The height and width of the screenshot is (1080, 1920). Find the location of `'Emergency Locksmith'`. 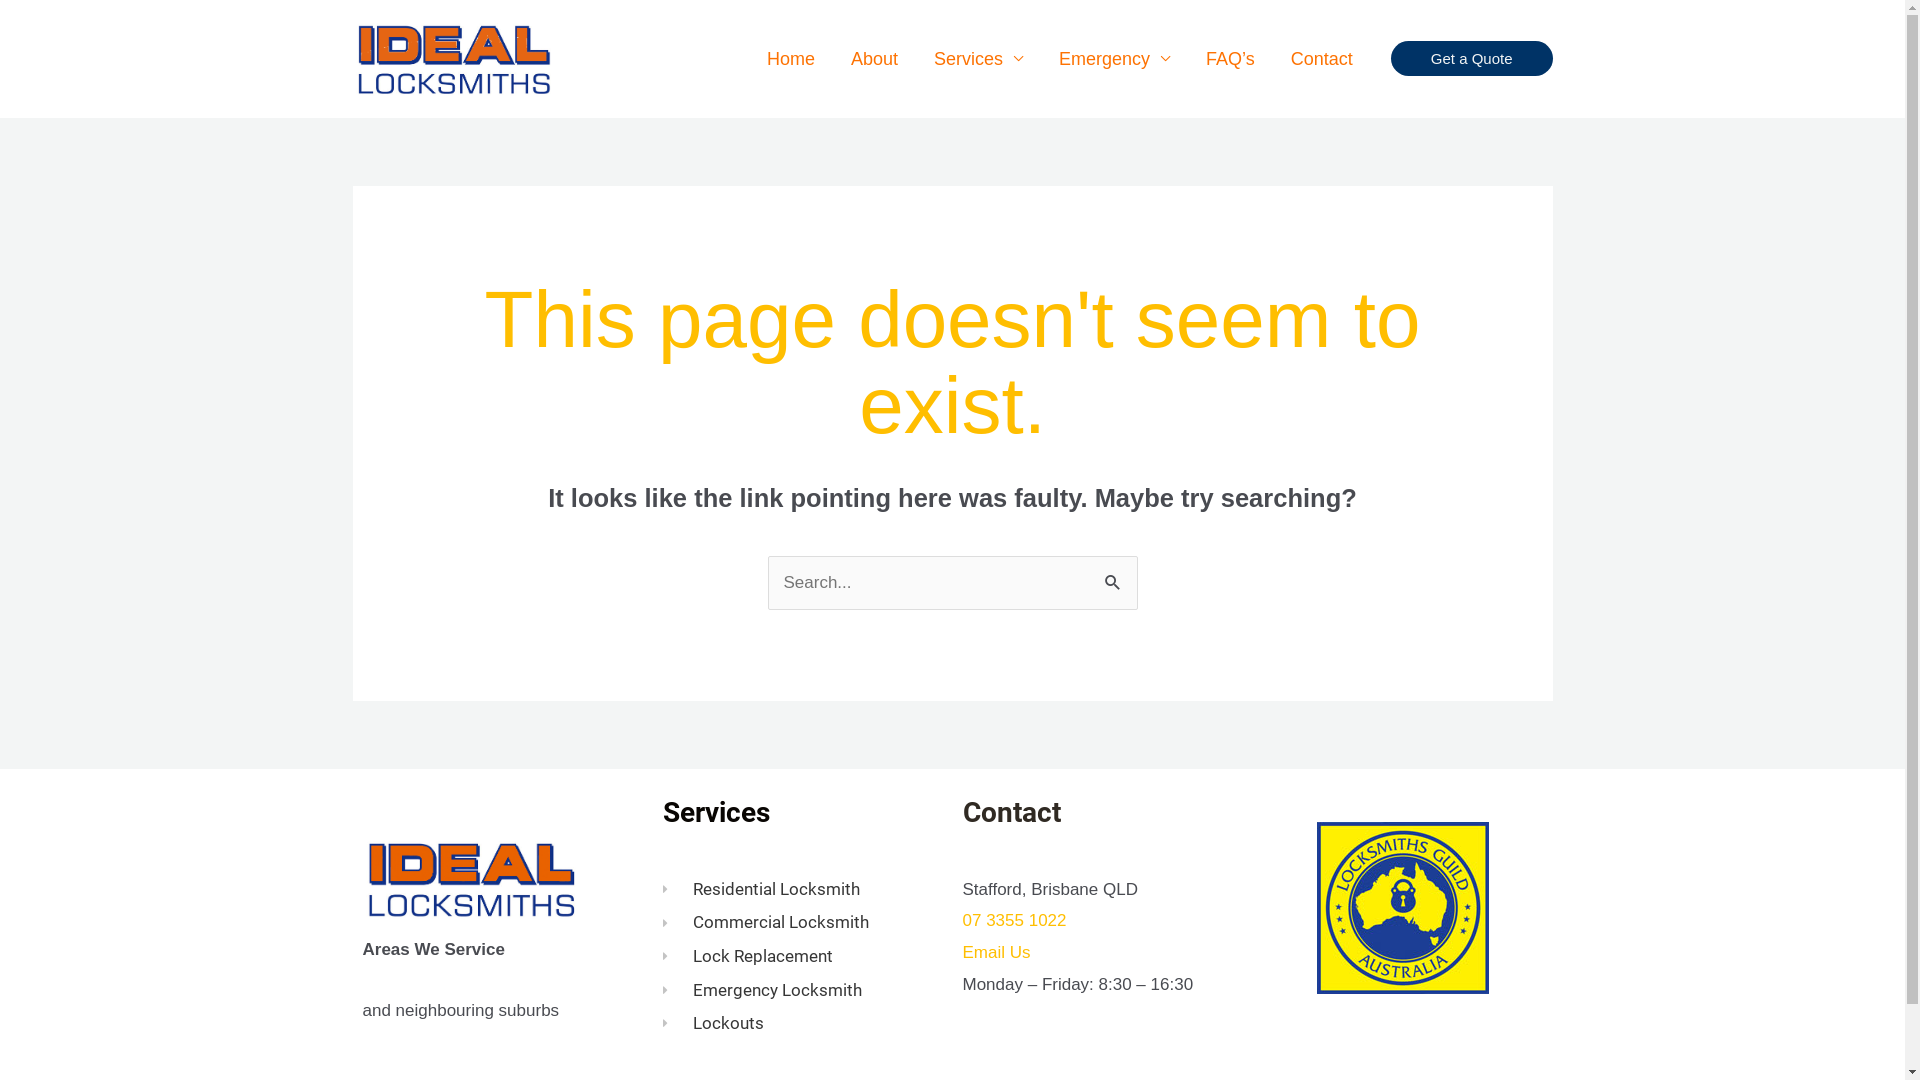

'Emergency Locksmith' is located at coordinates (801, 991).